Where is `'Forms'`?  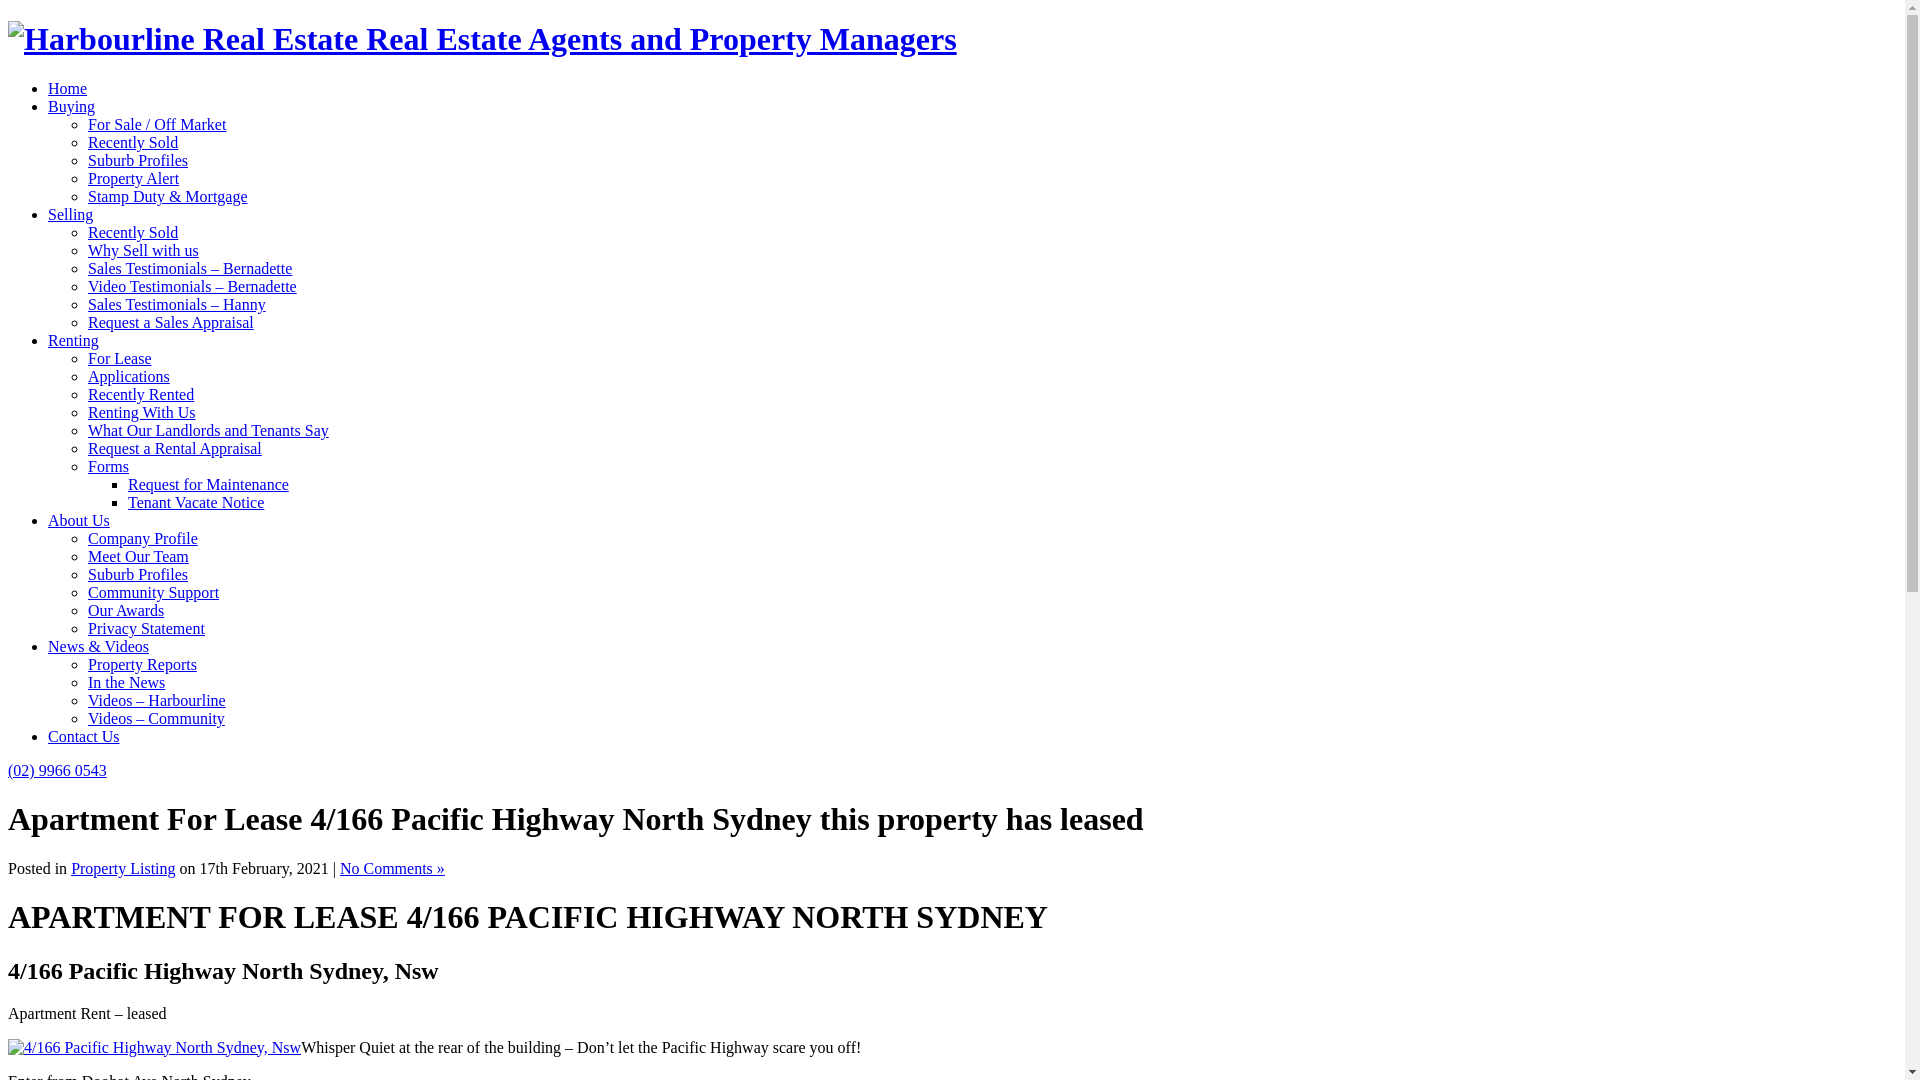
'Forms' is located at coordinates (86, 466).